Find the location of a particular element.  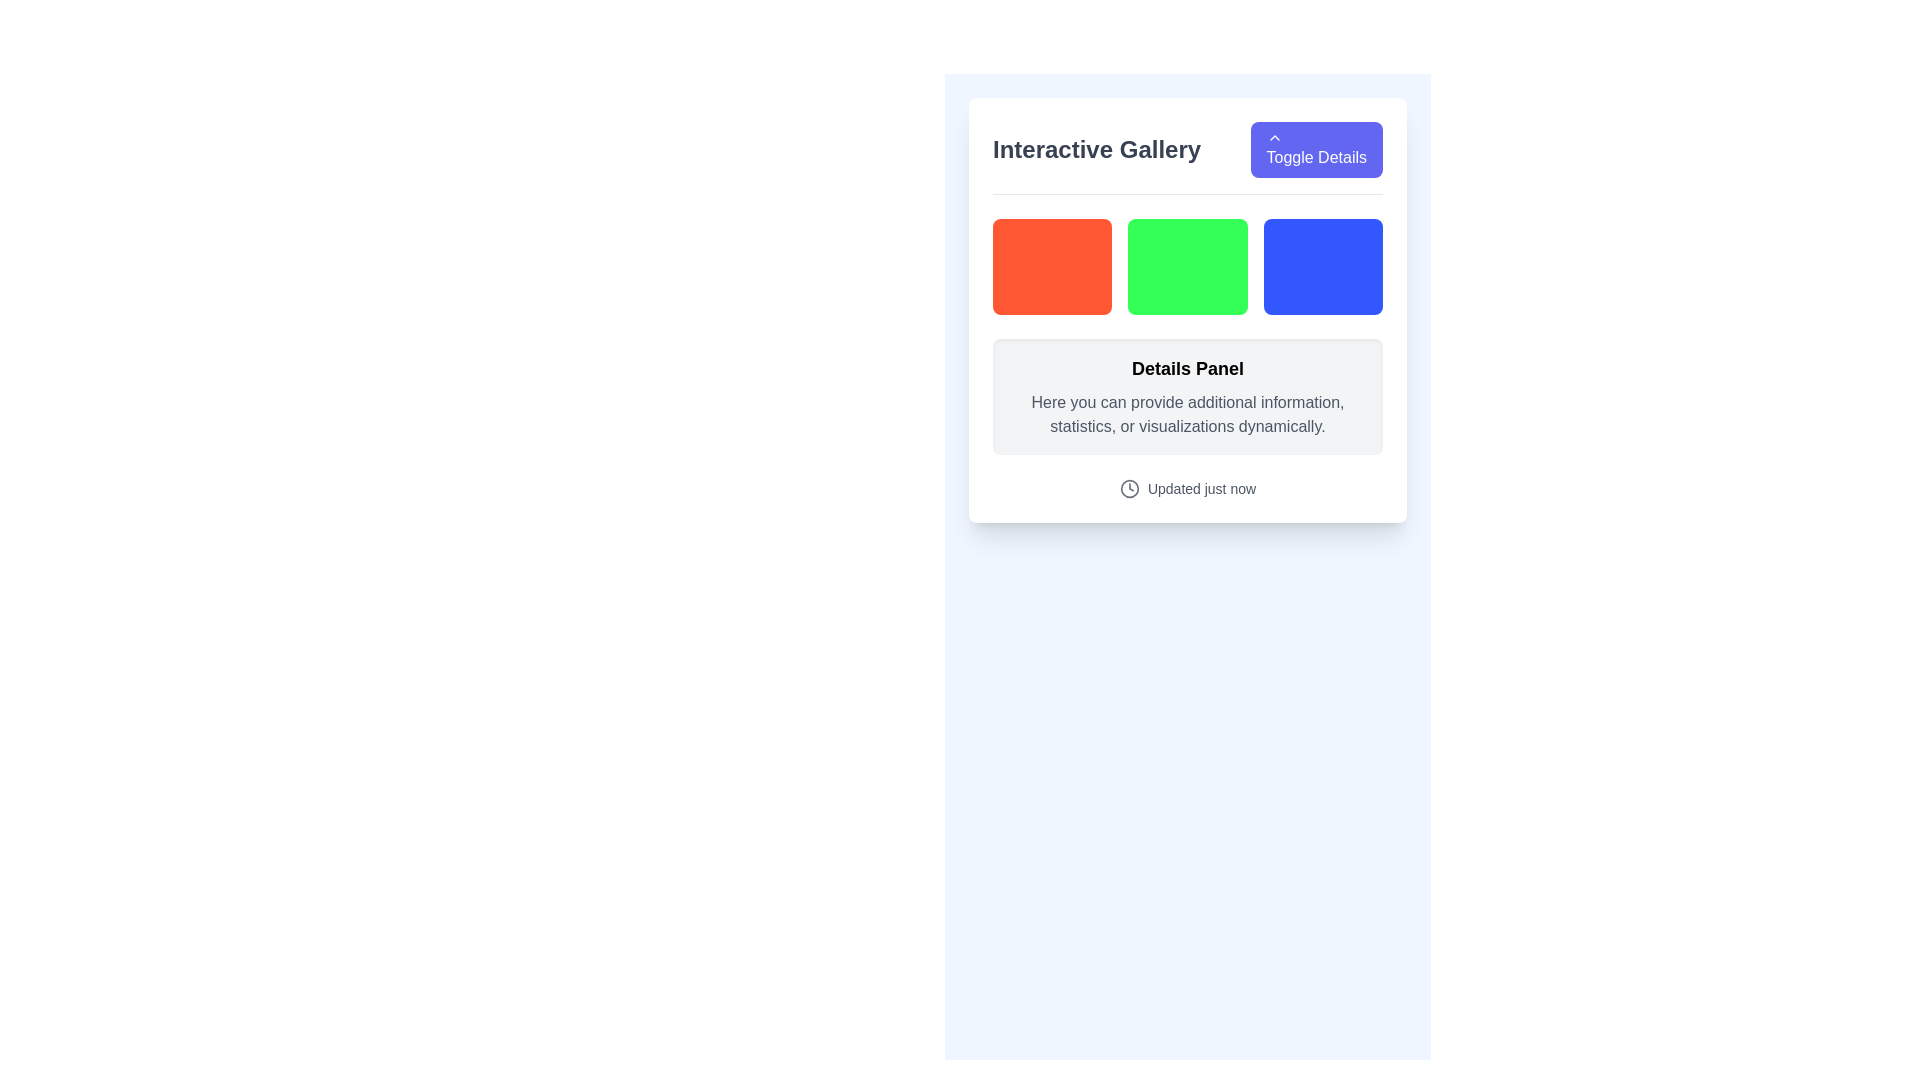

small circular clock icon located to the left of the text 'Updated just now' in the 'Details Panel' for additional info is located at coordinates (1129, 489).